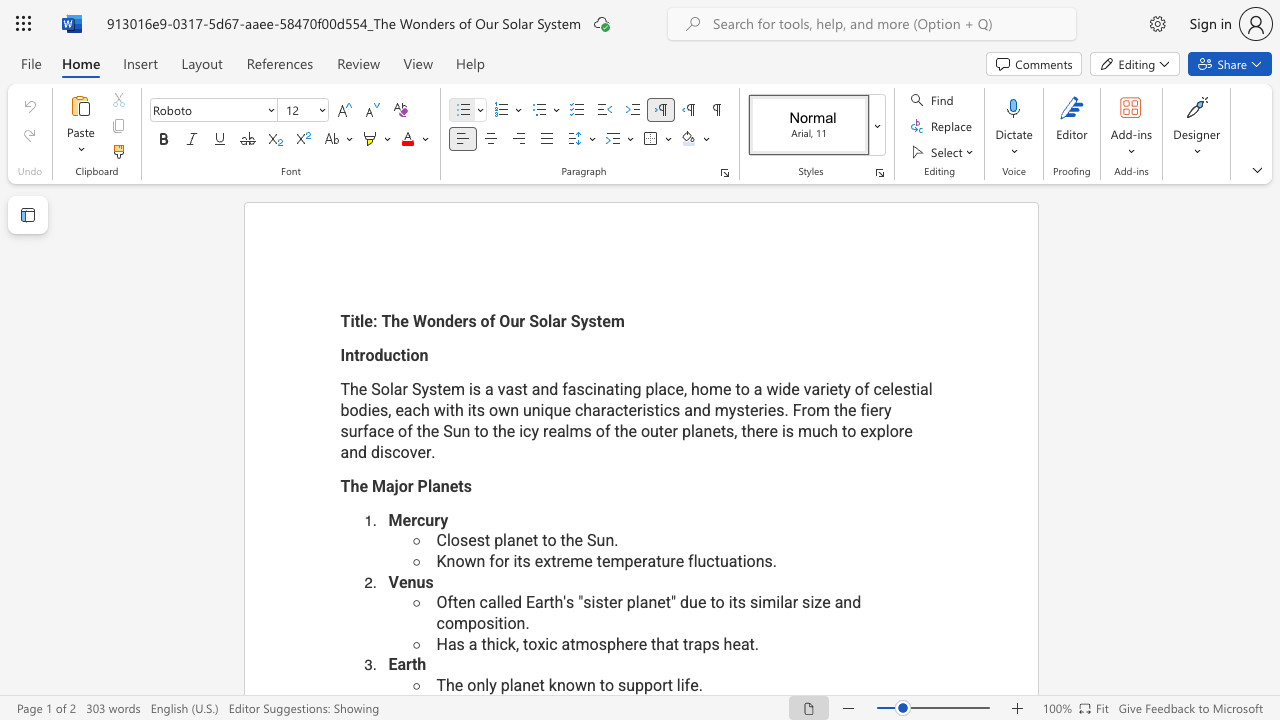 The image size is (1280, 720). I want to click on the 1th character "u" in the text, so click(629, 684).